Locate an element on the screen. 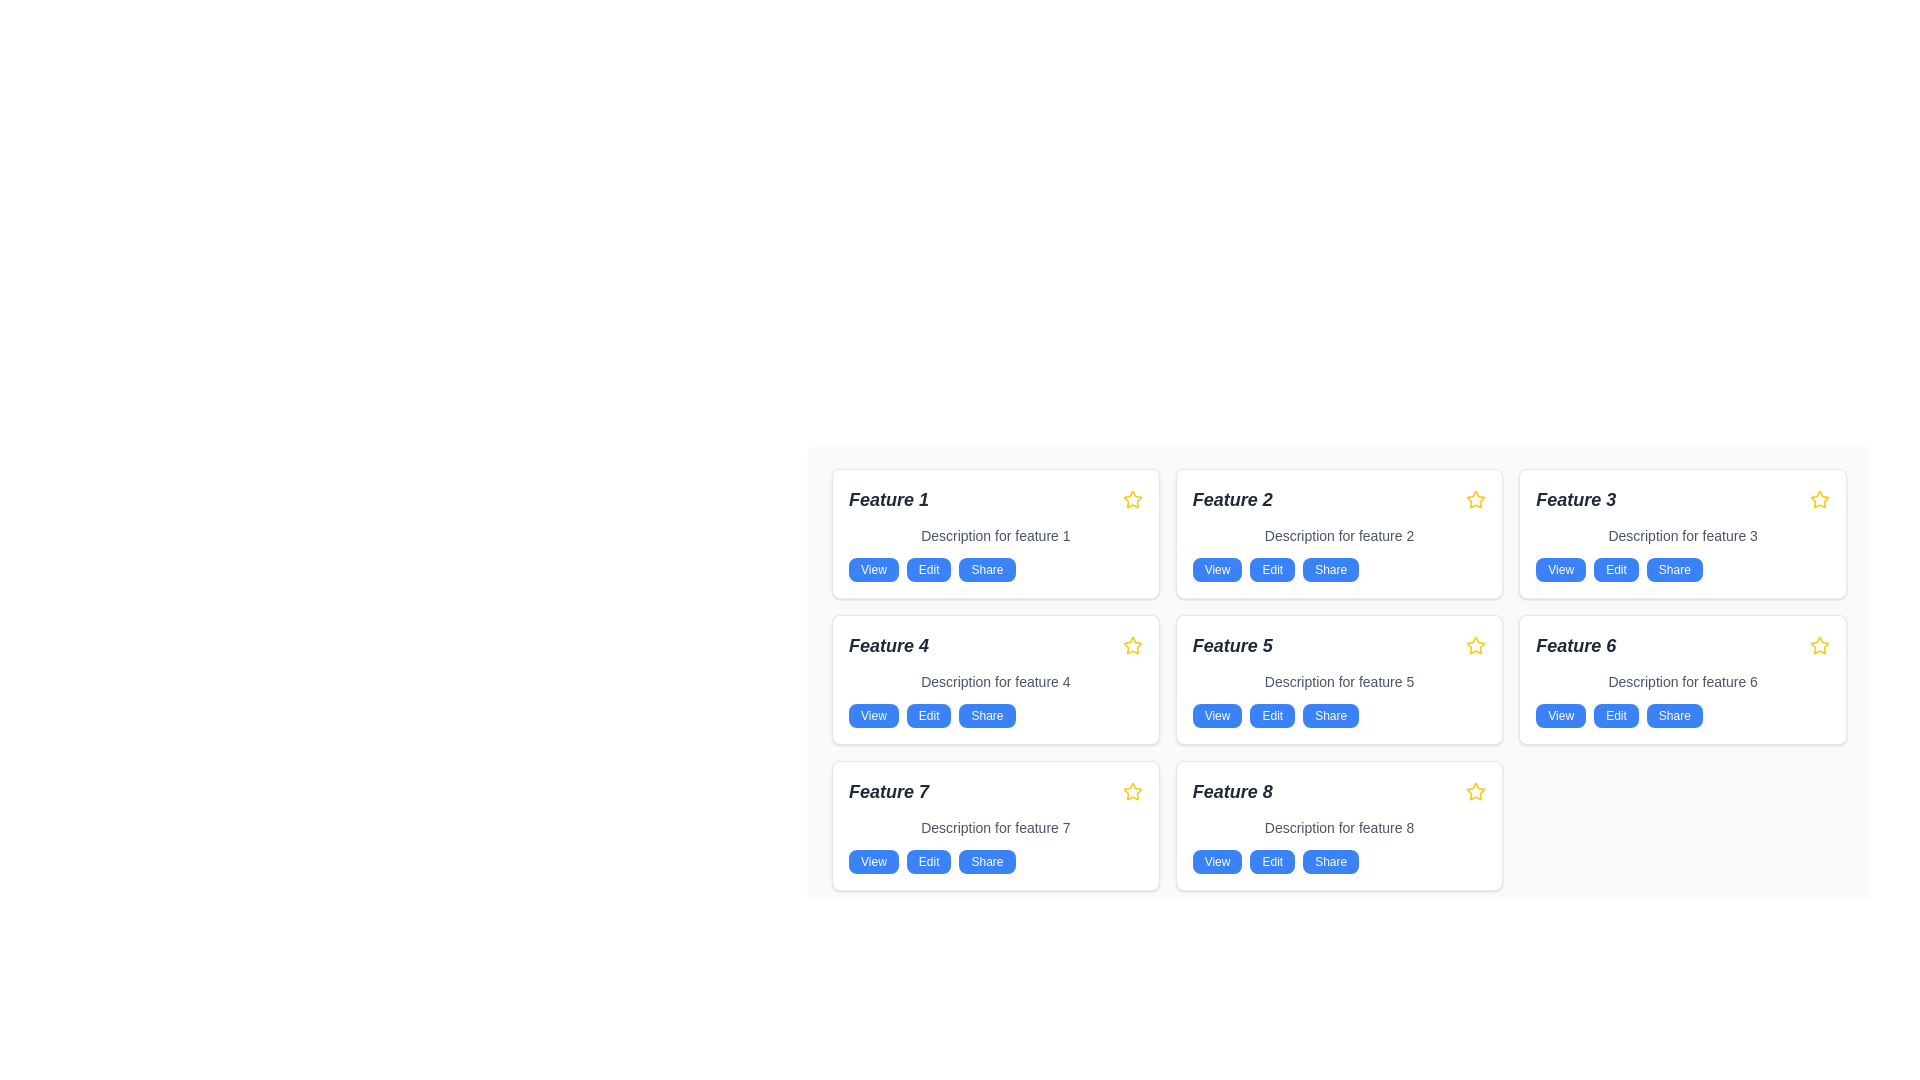 The height and width of the screenshot is (1080, 1920). the 'Share' button, which is a blue button with white text and a rounded rectangle shape, located in the action button group under 'Feature 2' is located at coordinates (1331, 570).